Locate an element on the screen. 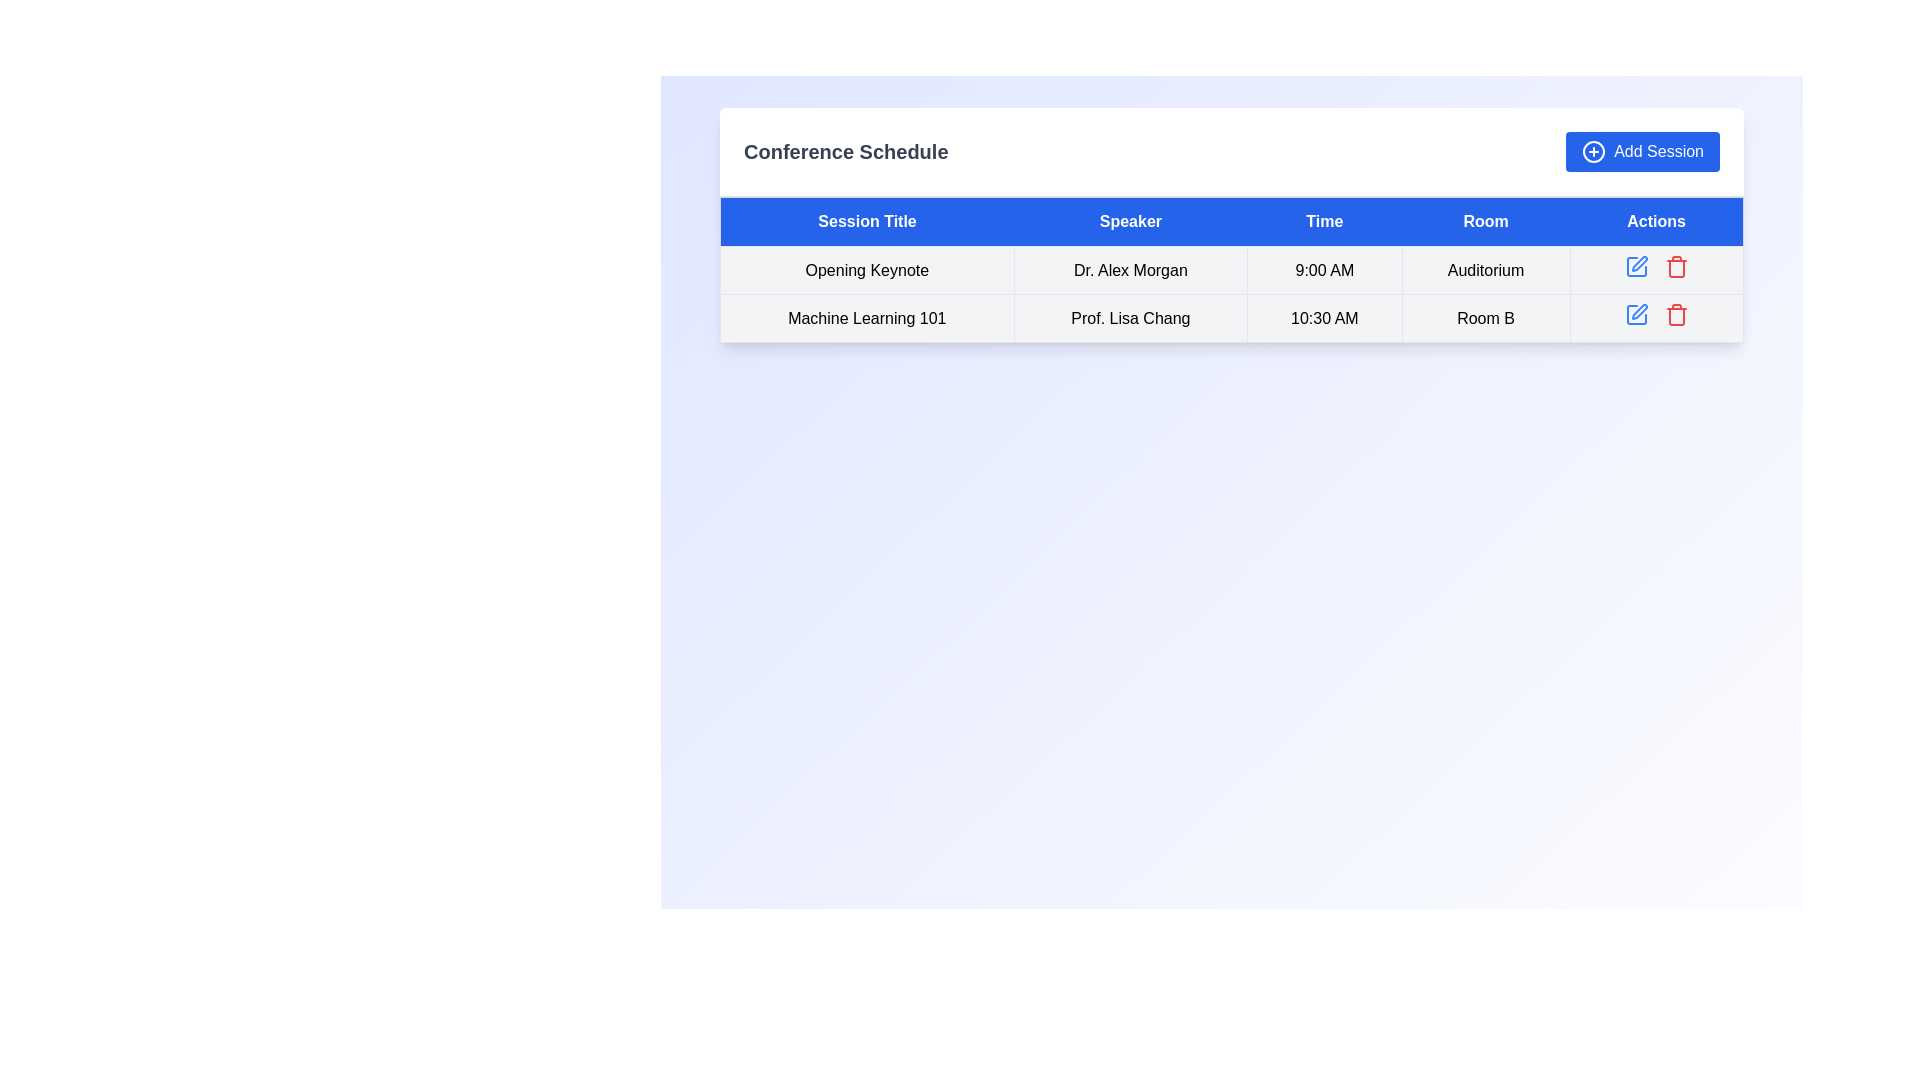  the edit icon in the 'Actions' column of the 'Conference Schedule' table for the 'Opening Keynote' session is located at coordinates (1636, 265).